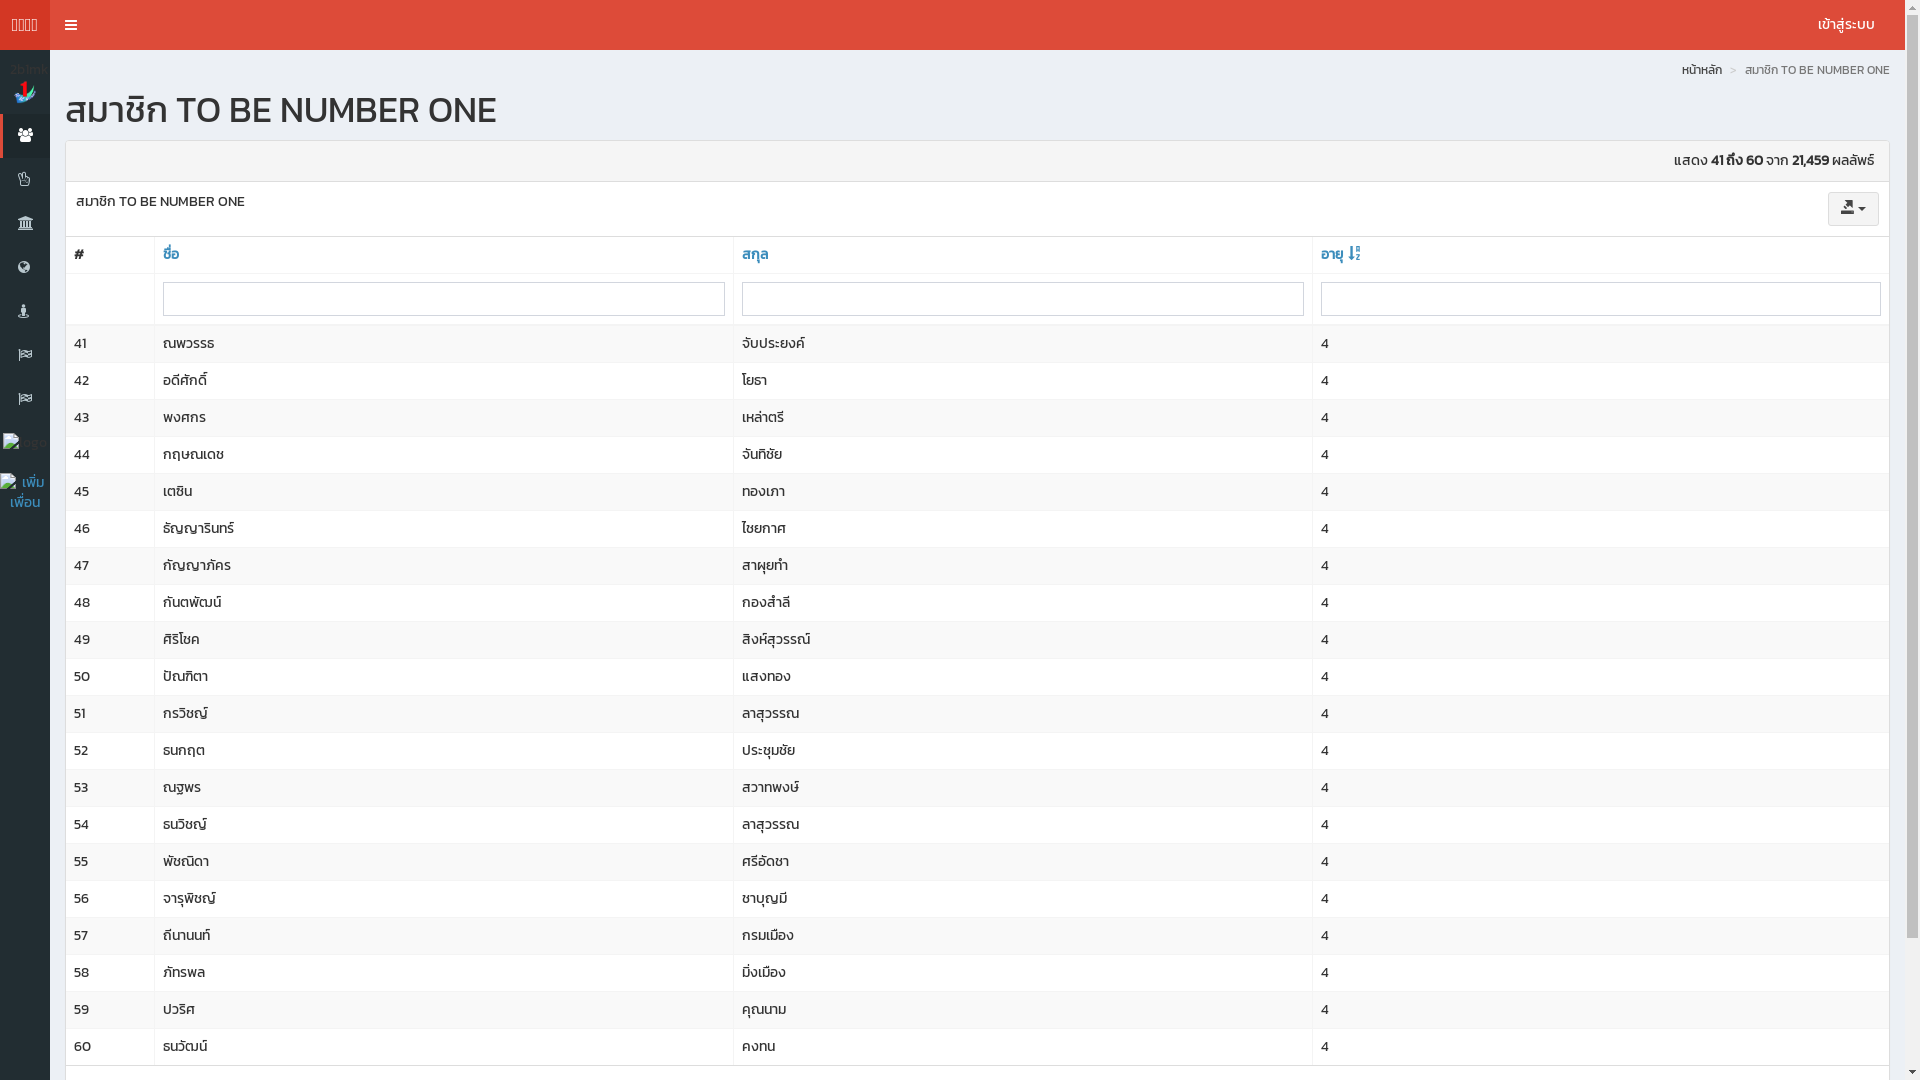 This screenshot has height=1080, width=1920. I want to click on 'Toggle navigation', so click(49, 24).